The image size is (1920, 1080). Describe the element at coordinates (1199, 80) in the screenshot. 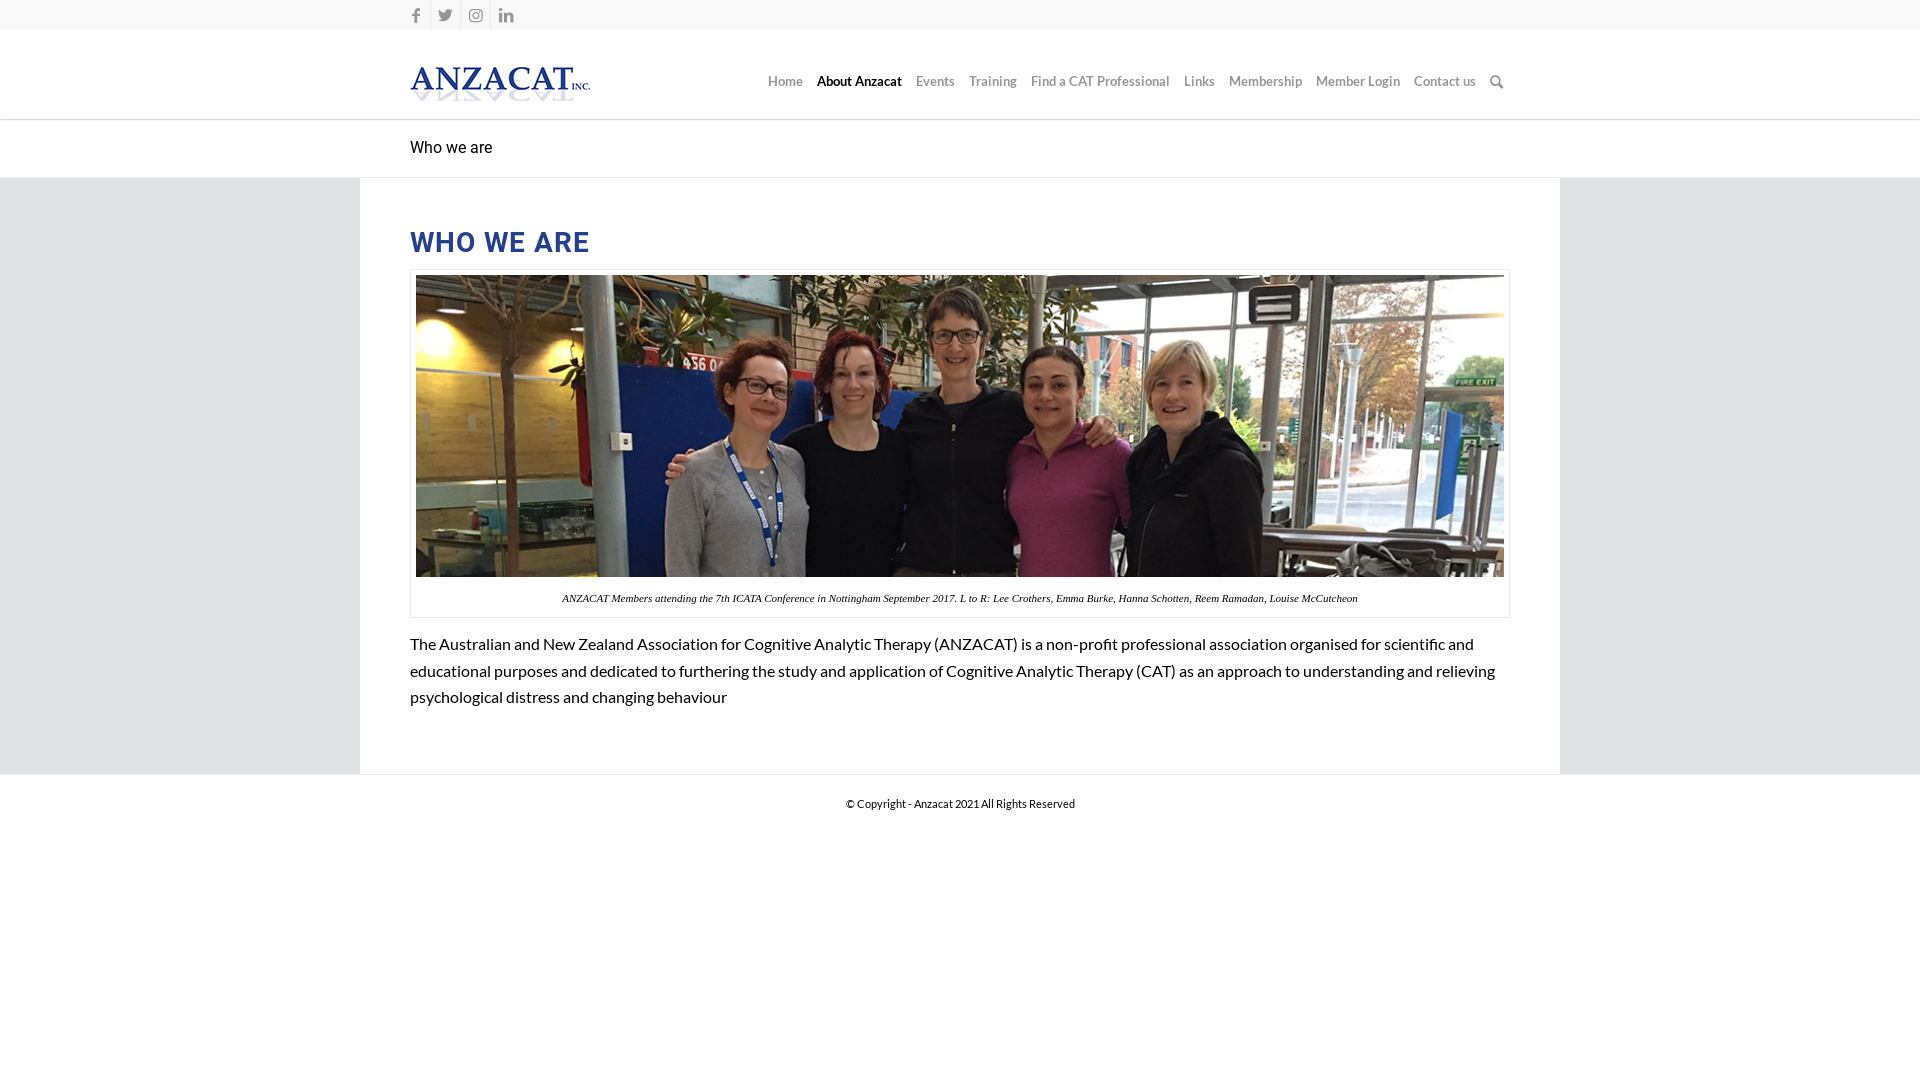

I see `'Links'` at that location.